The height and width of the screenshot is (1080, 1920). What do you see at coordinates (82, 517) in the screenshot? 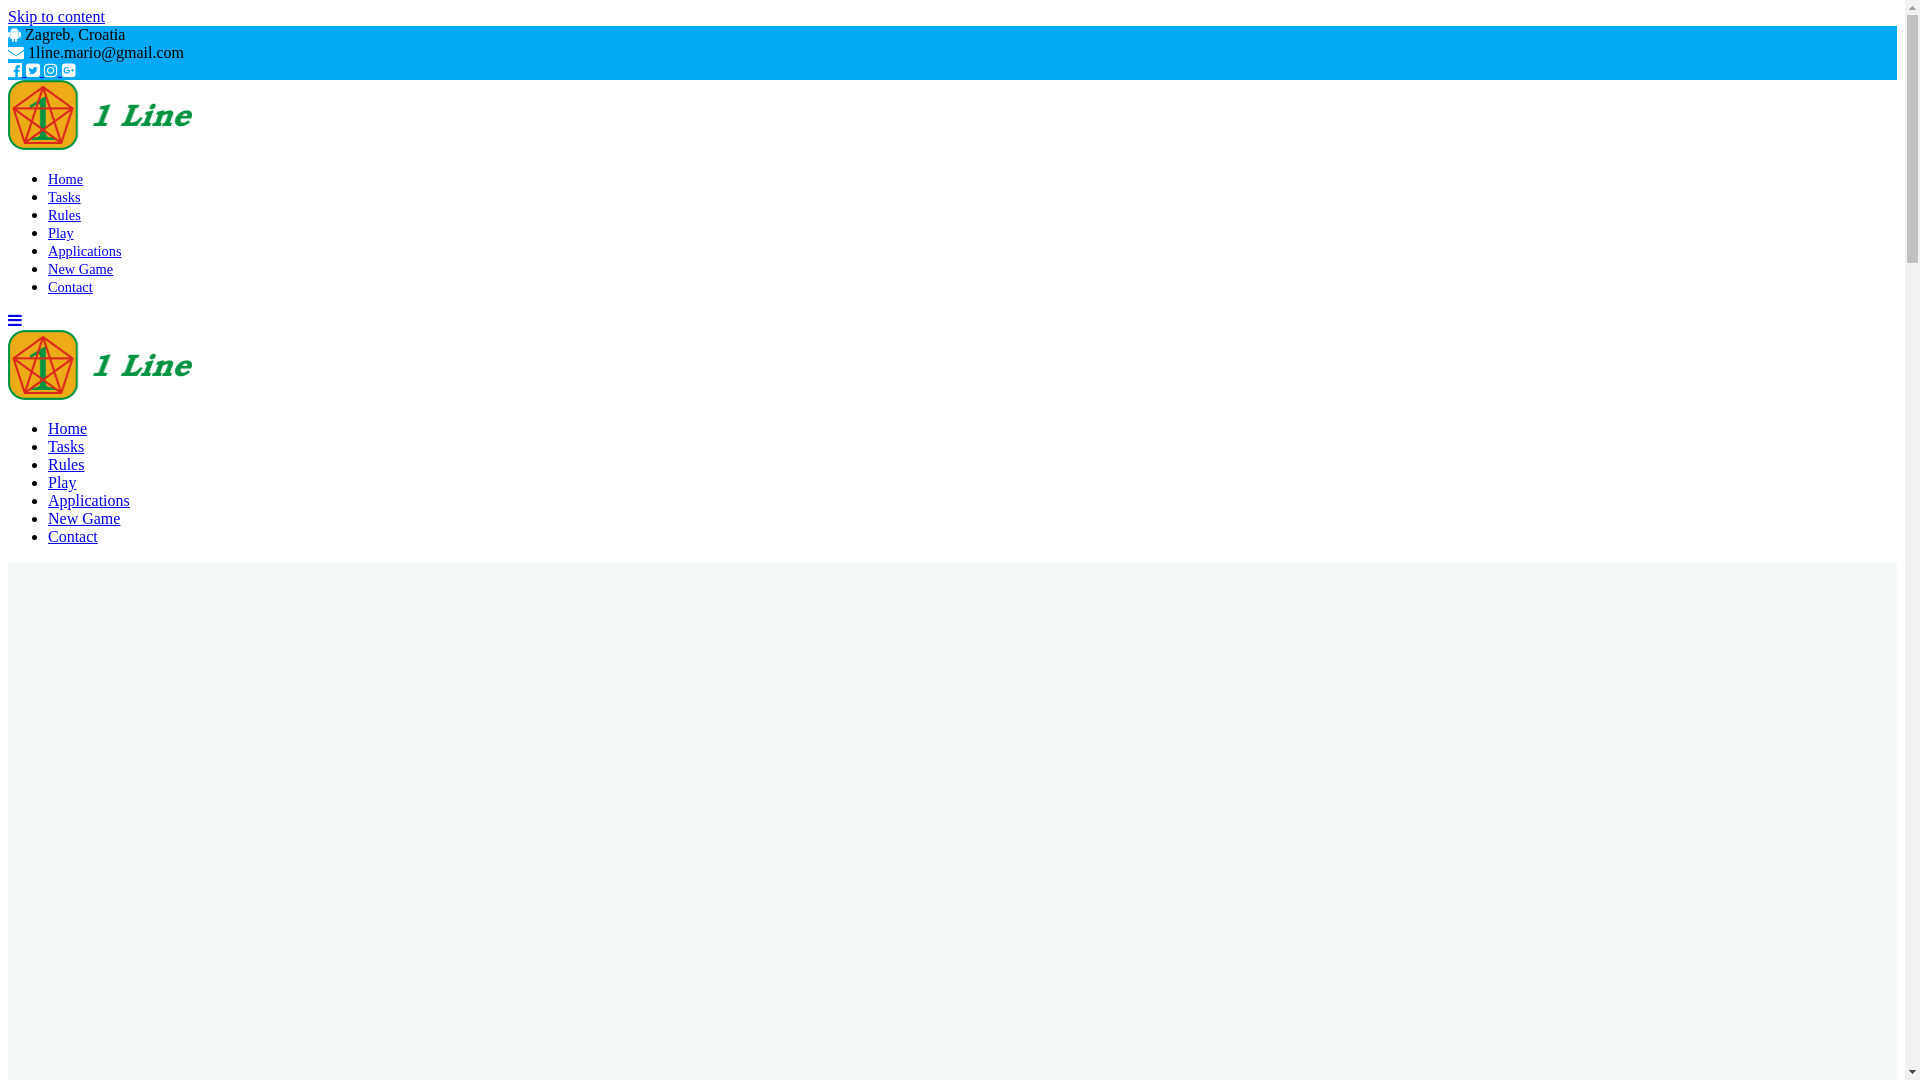
I see `'New Game'` at bounding box center [82, 517].